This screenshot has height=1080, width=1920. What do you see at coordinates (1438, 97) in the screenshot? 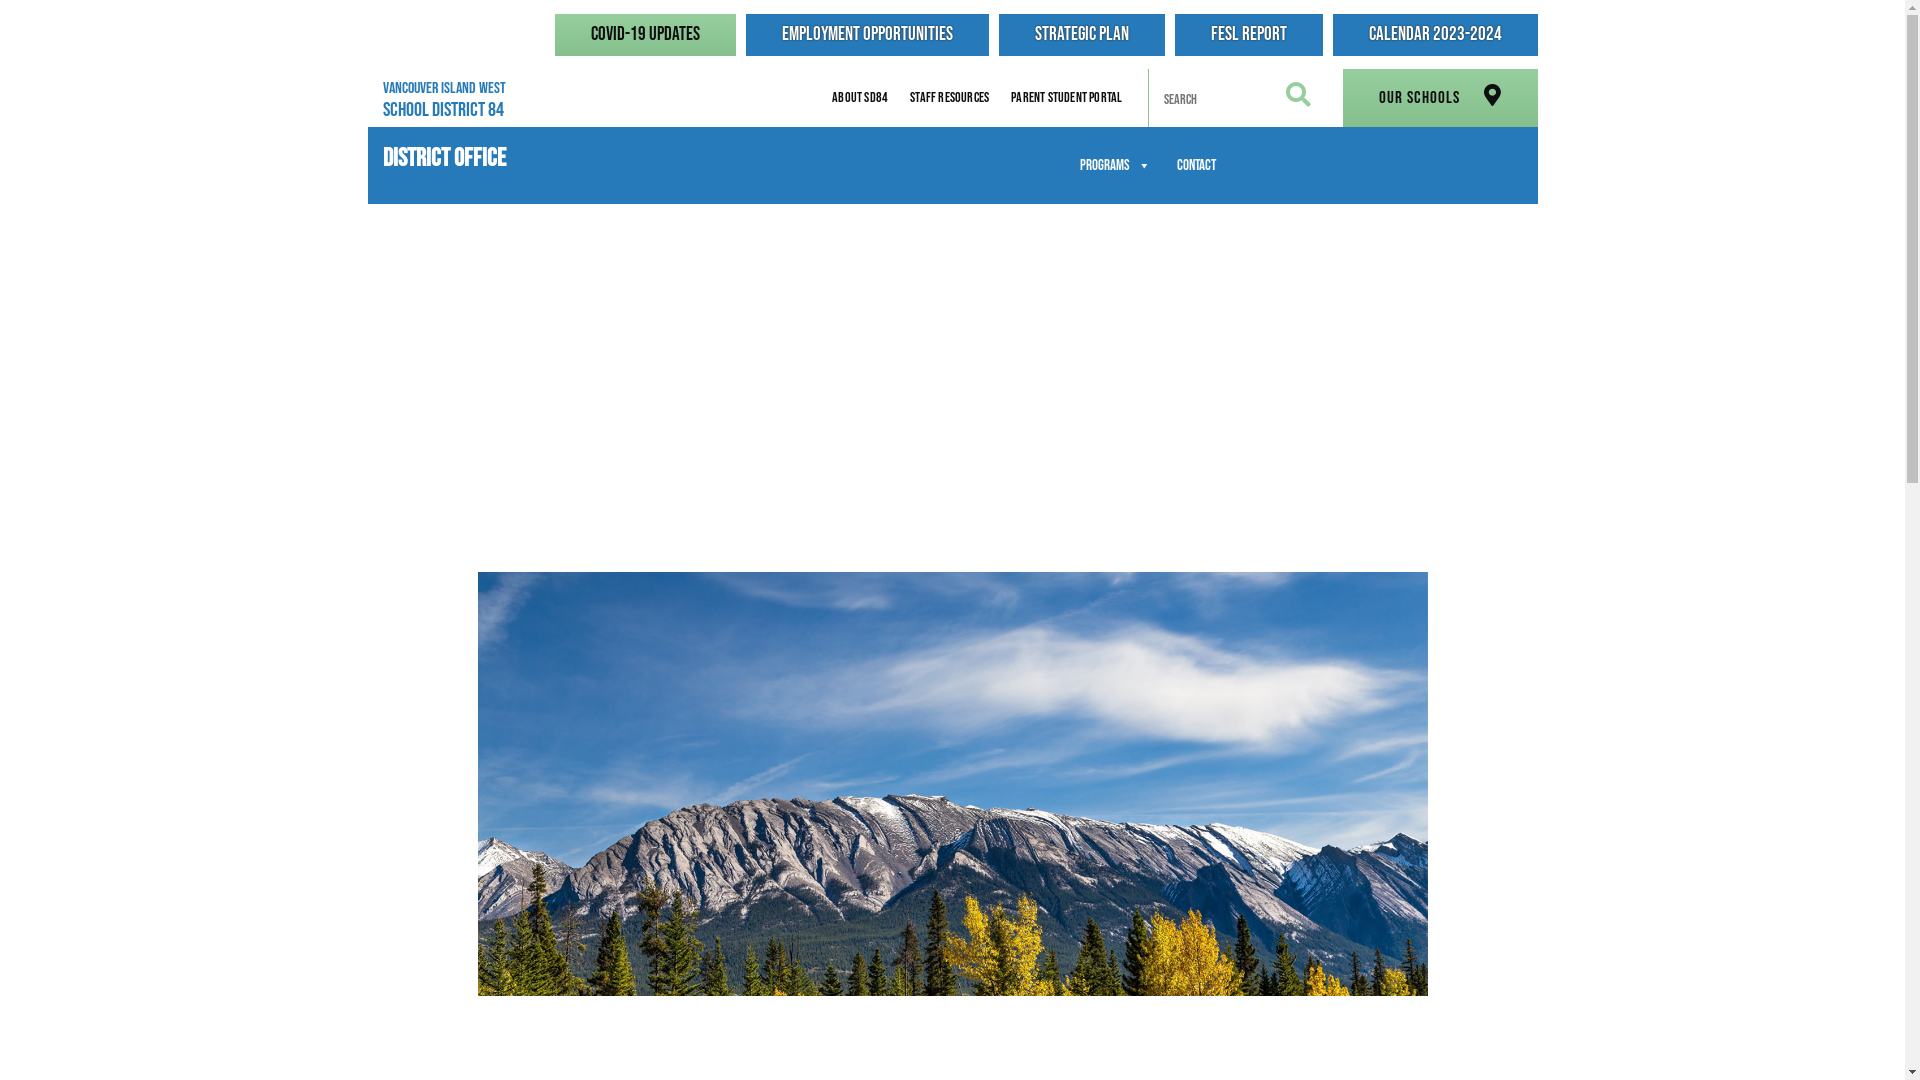
I see `'OUR SCHOOLS'` at bounding box center [1438, 97].